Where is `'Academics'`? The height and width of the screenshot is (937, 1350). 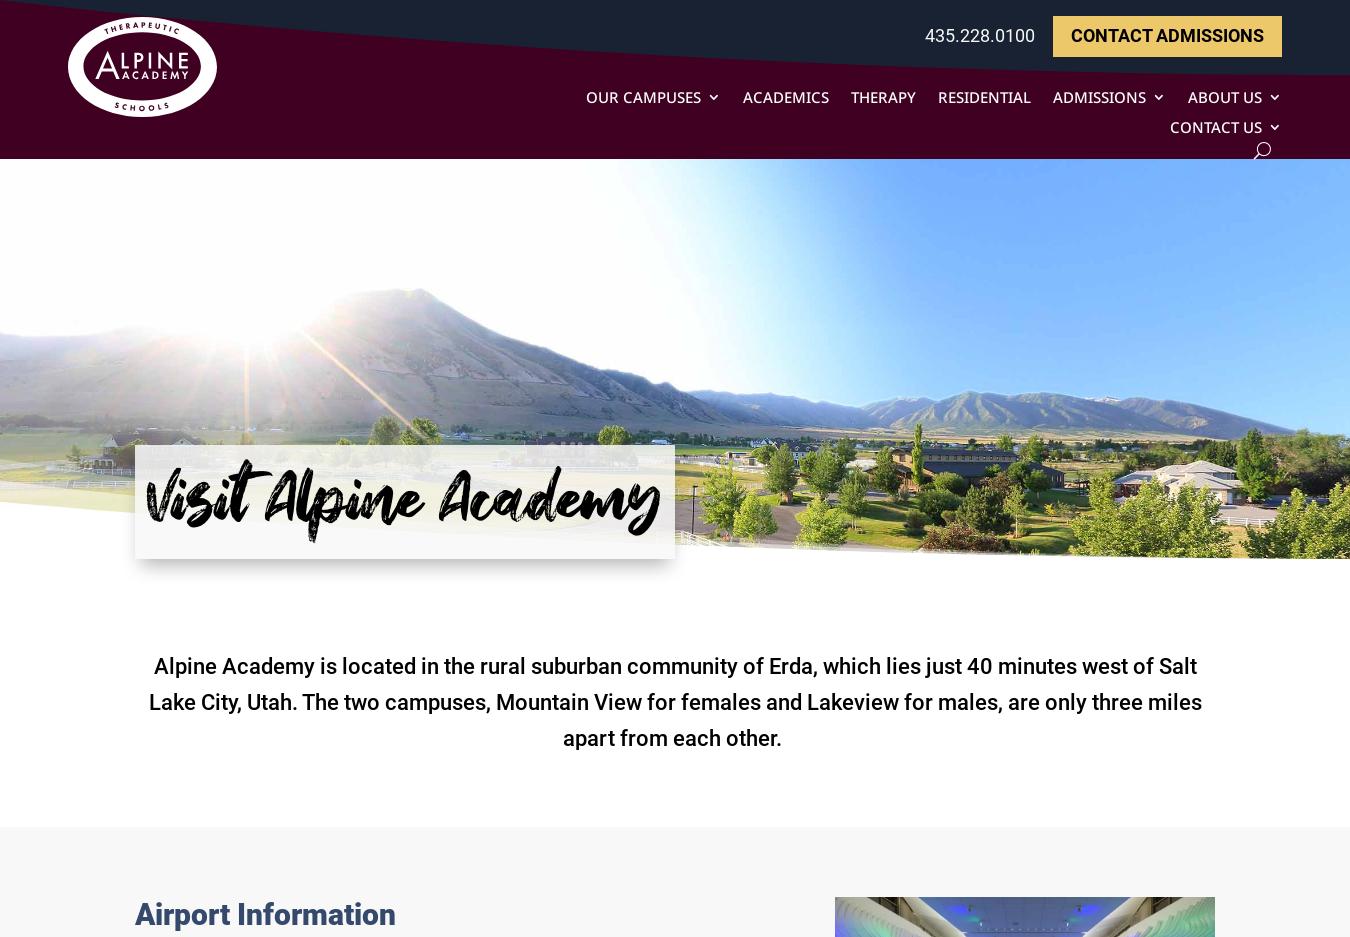 'Academics' is located at coordinates (742, 95).